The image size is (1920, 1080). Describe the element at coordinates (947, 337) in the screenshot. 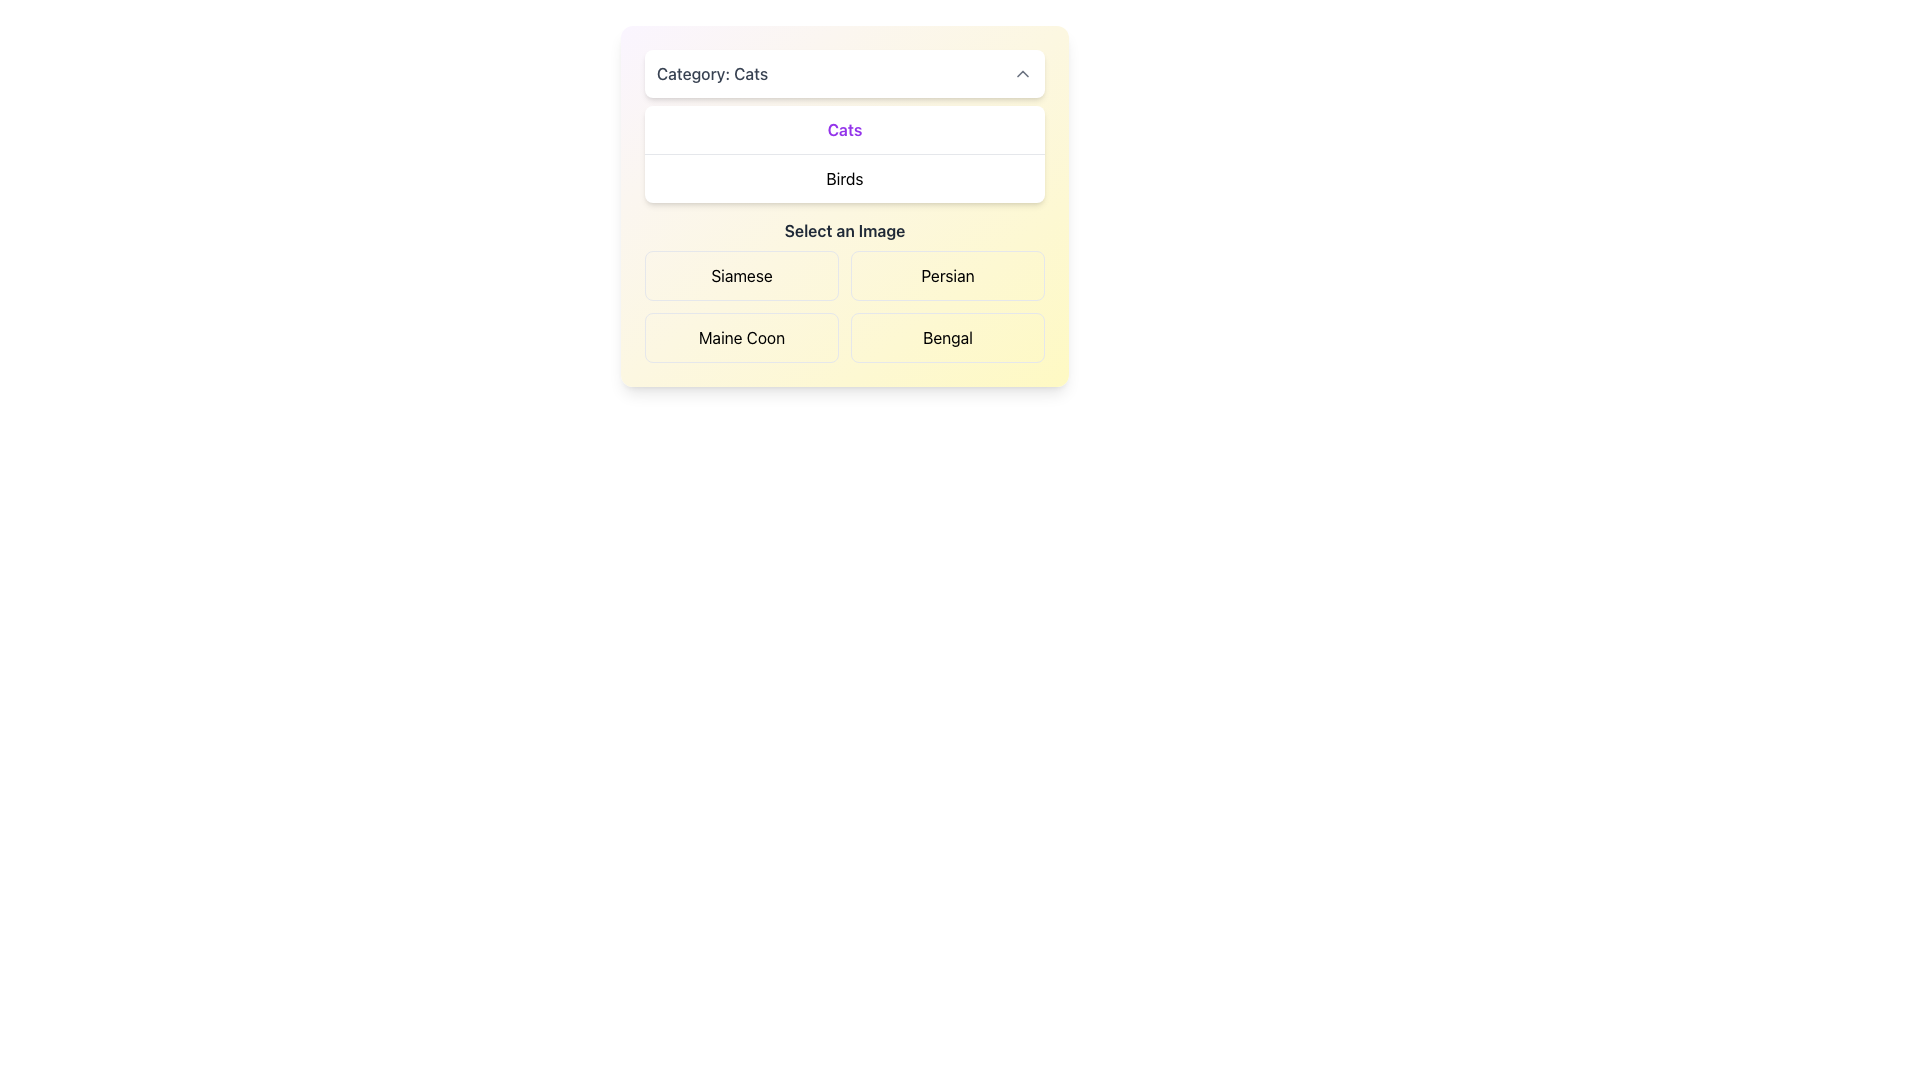

I see `the button labeled 'Bengal' with a light yellow background located in the second row and second column of the grid to trigger a visual effect` at that location.